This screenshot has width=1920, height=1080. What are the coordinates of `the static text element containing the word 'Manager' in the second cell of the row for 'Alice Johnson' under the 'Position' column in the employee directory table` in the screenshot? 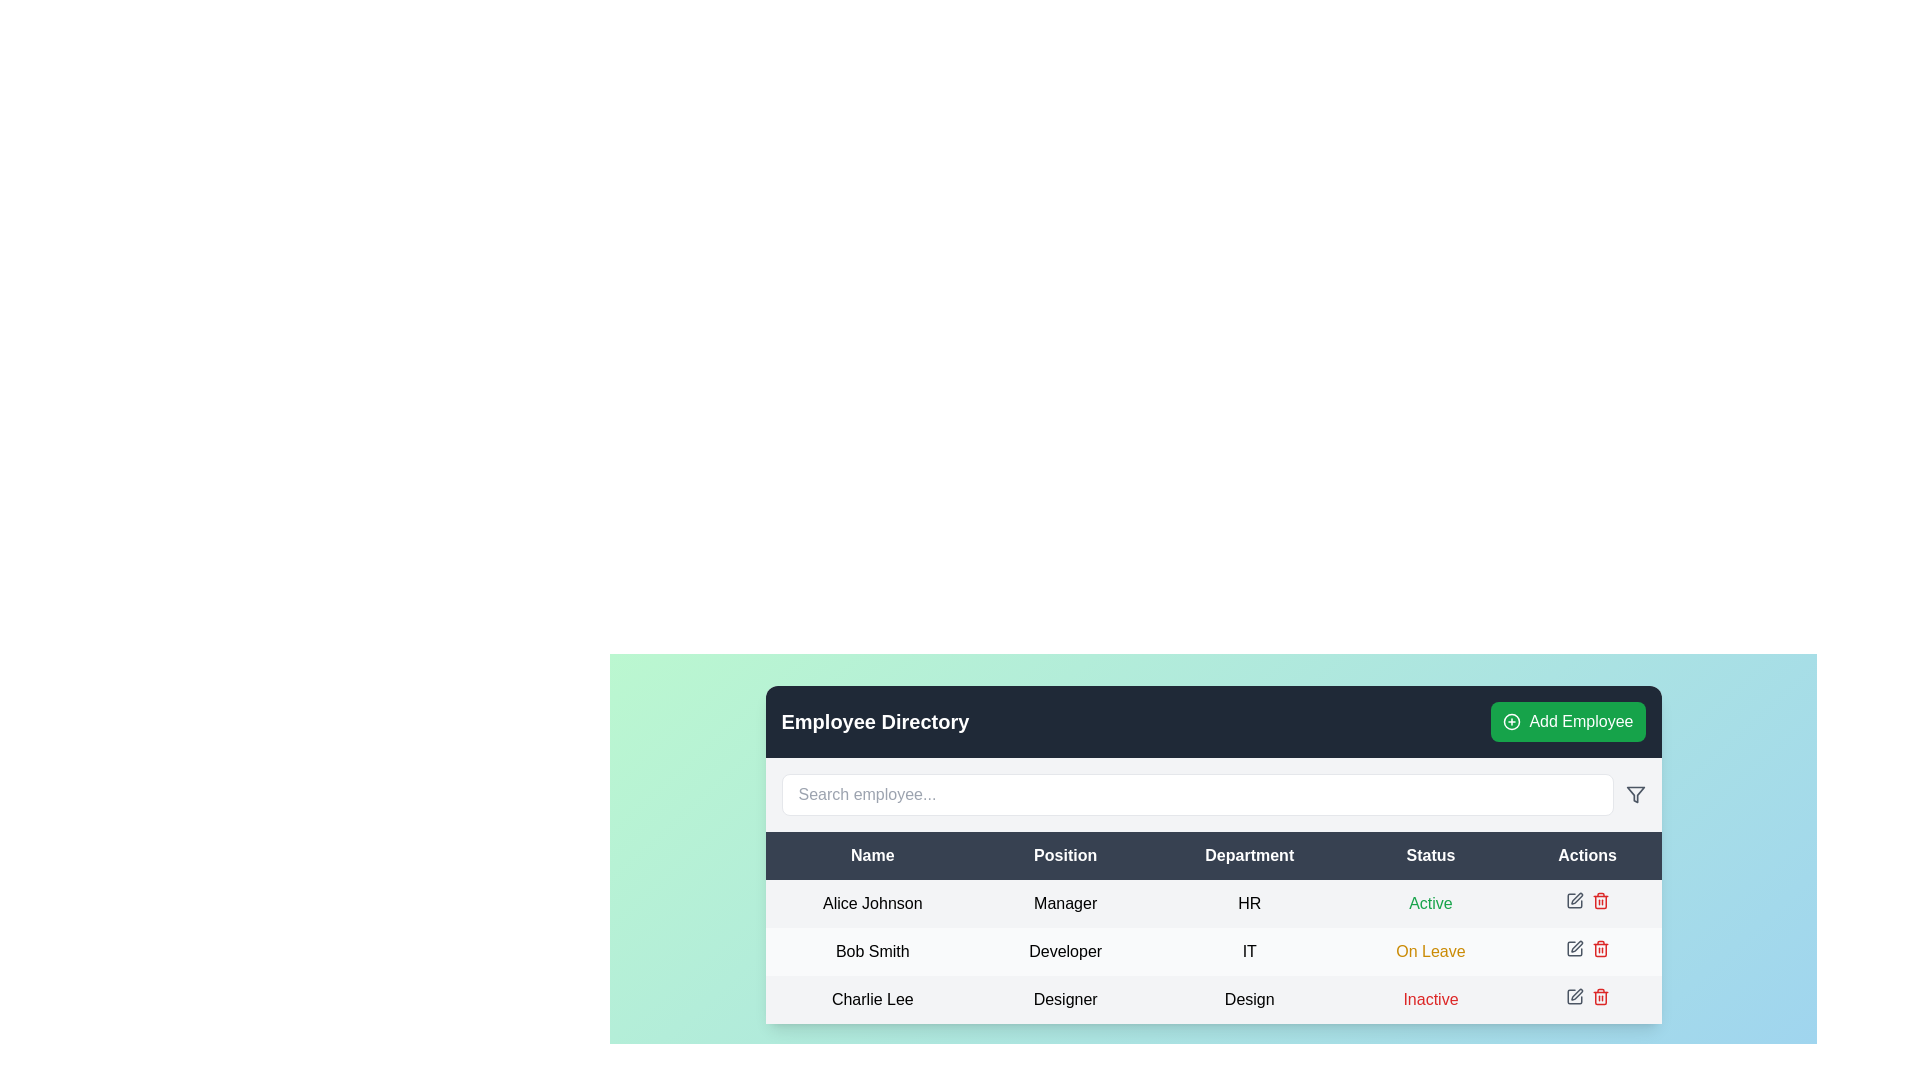 It's located at (1064, 903).